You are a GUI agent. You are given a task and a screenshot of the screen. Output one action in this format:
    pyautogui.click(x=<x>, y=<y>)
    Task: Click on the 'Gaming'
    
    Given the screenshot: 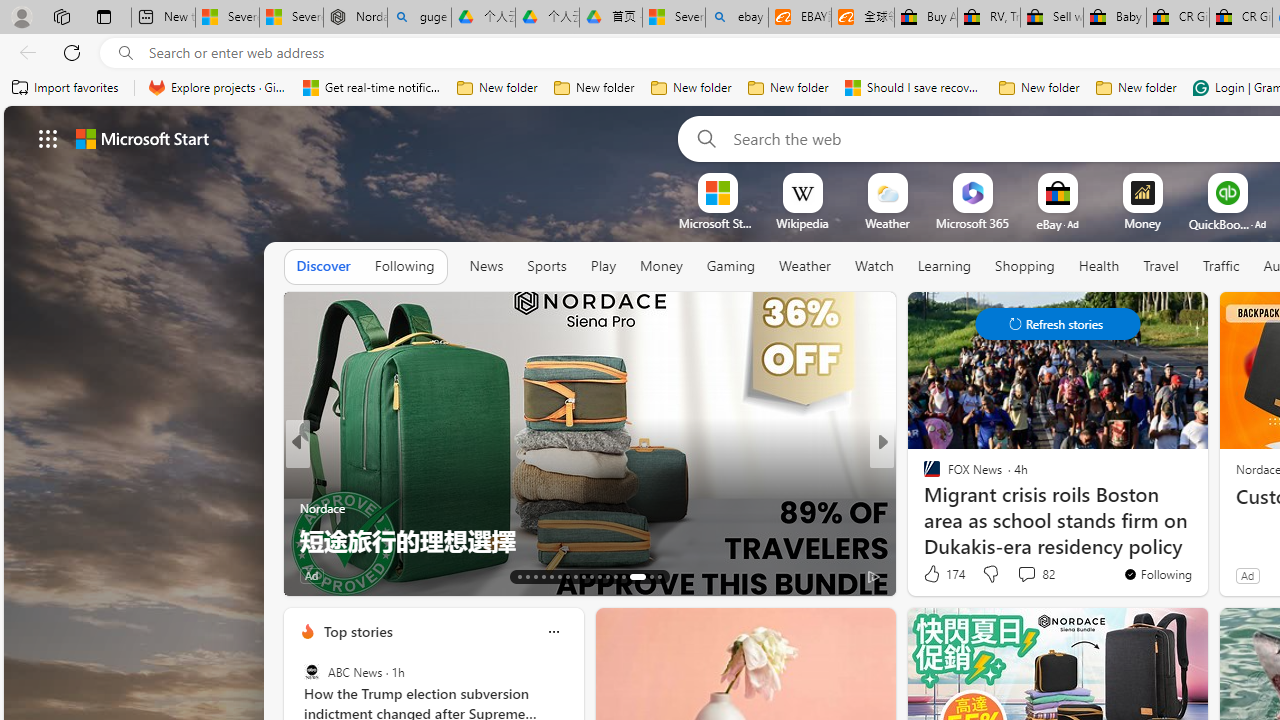 What is the action you would take?
    pyautogui.click(x=729, y=265)
    